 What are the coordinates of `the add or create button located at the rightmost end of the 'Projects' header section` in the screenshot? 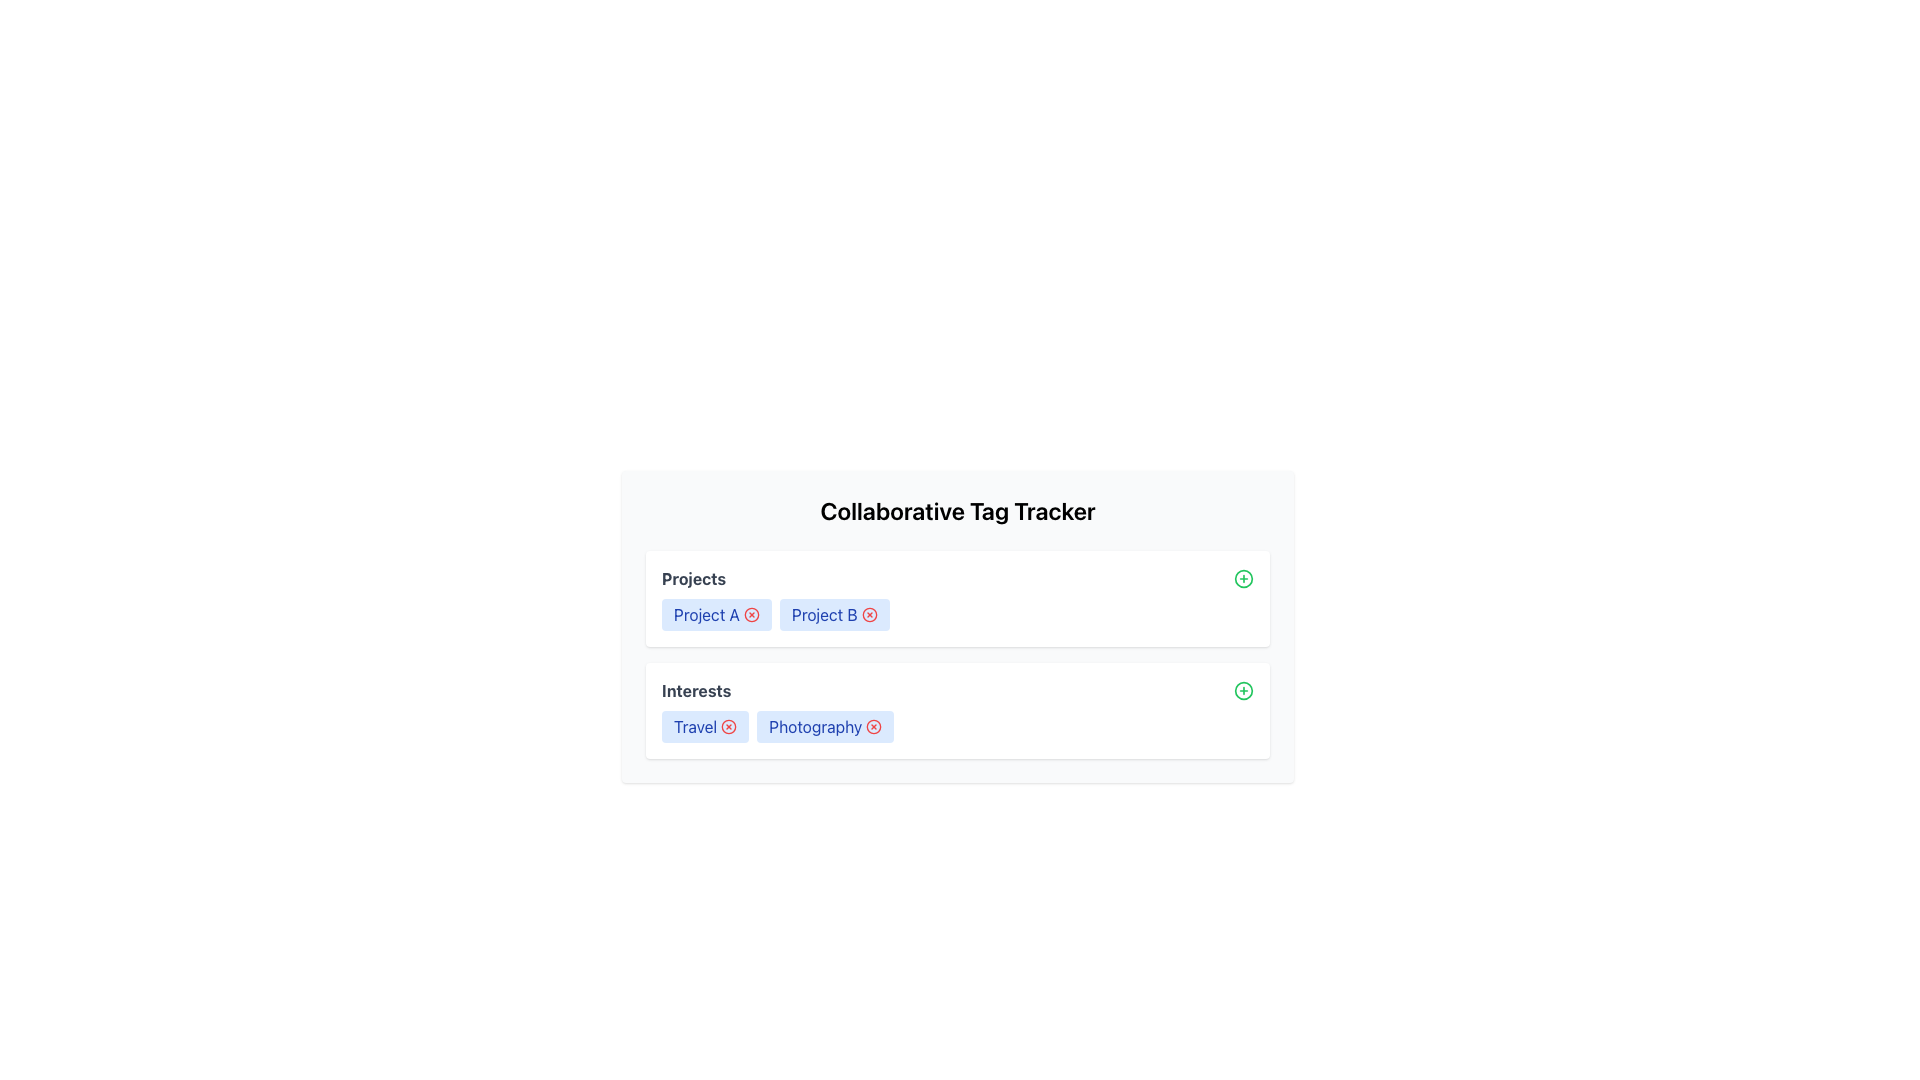 It's located at (1242, 578).